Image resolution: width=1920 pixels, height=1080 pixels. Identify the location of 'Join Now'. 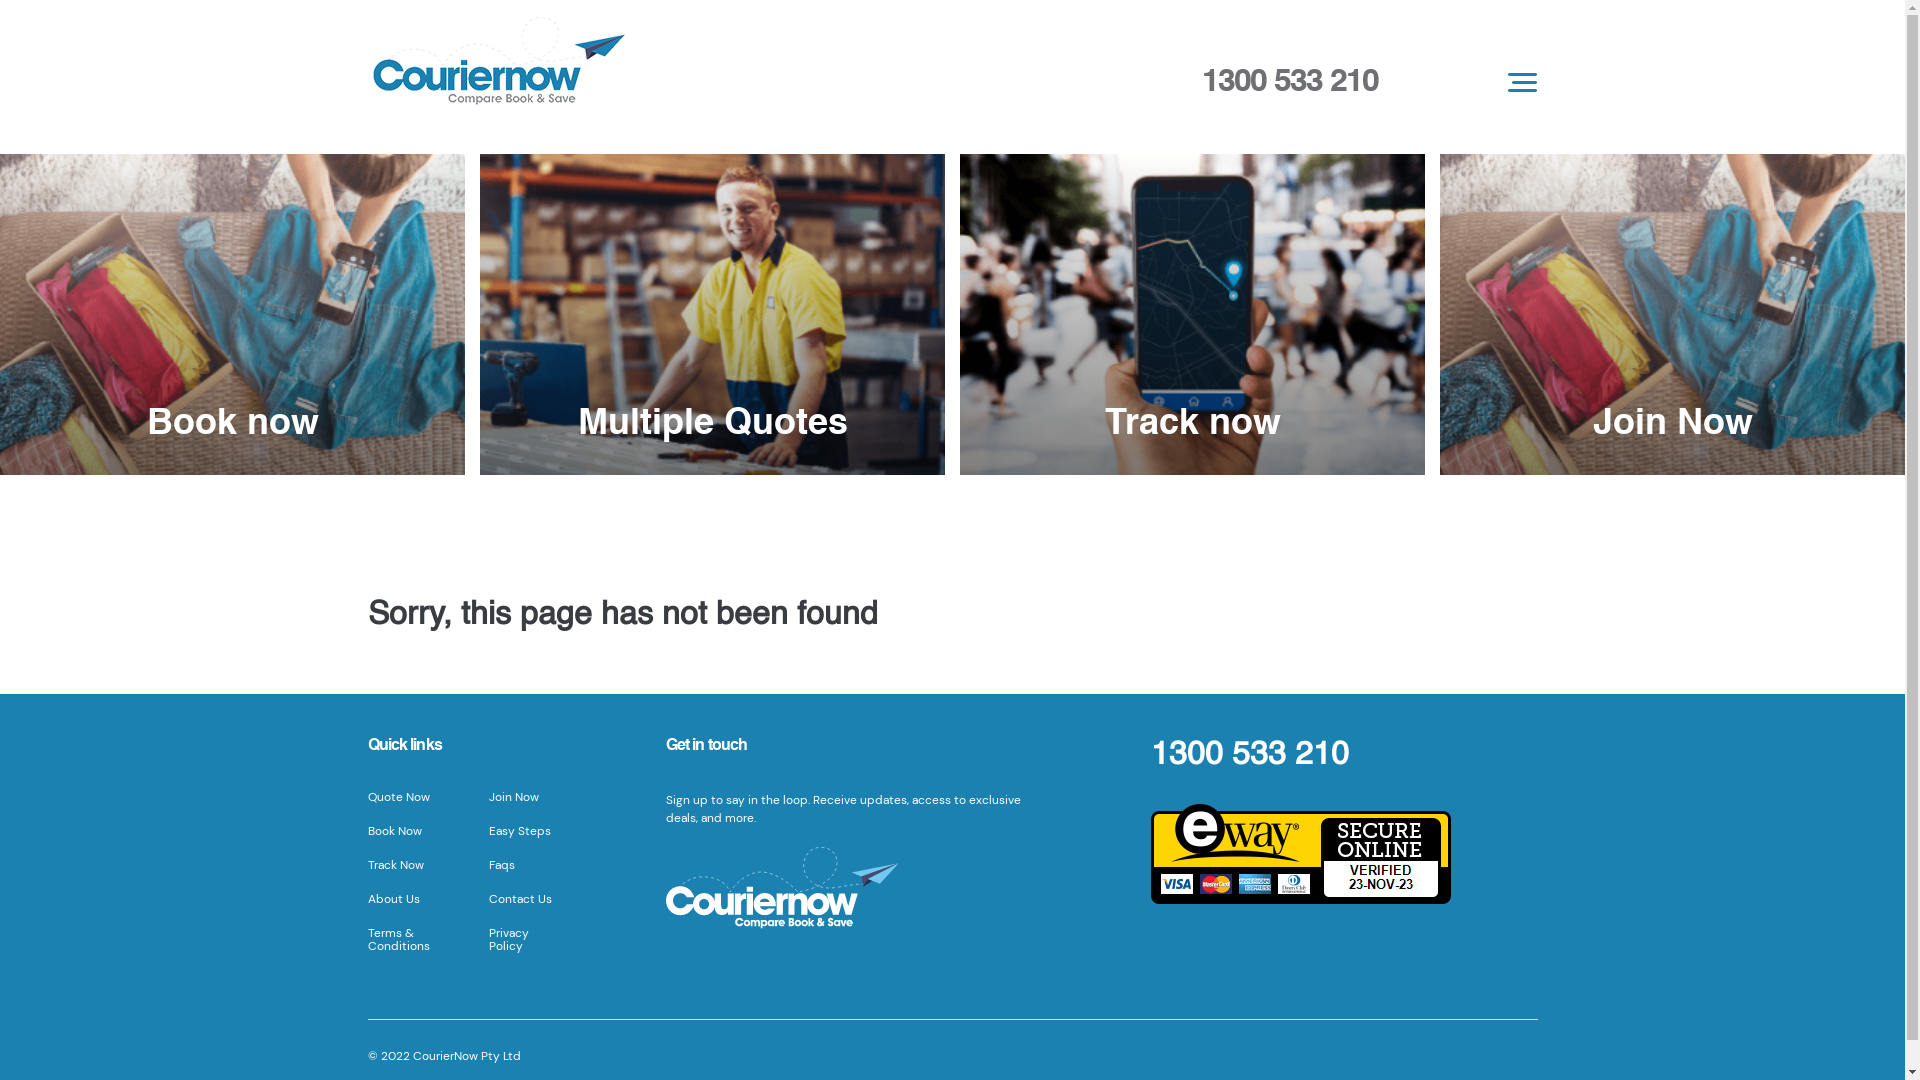
(513, 796).